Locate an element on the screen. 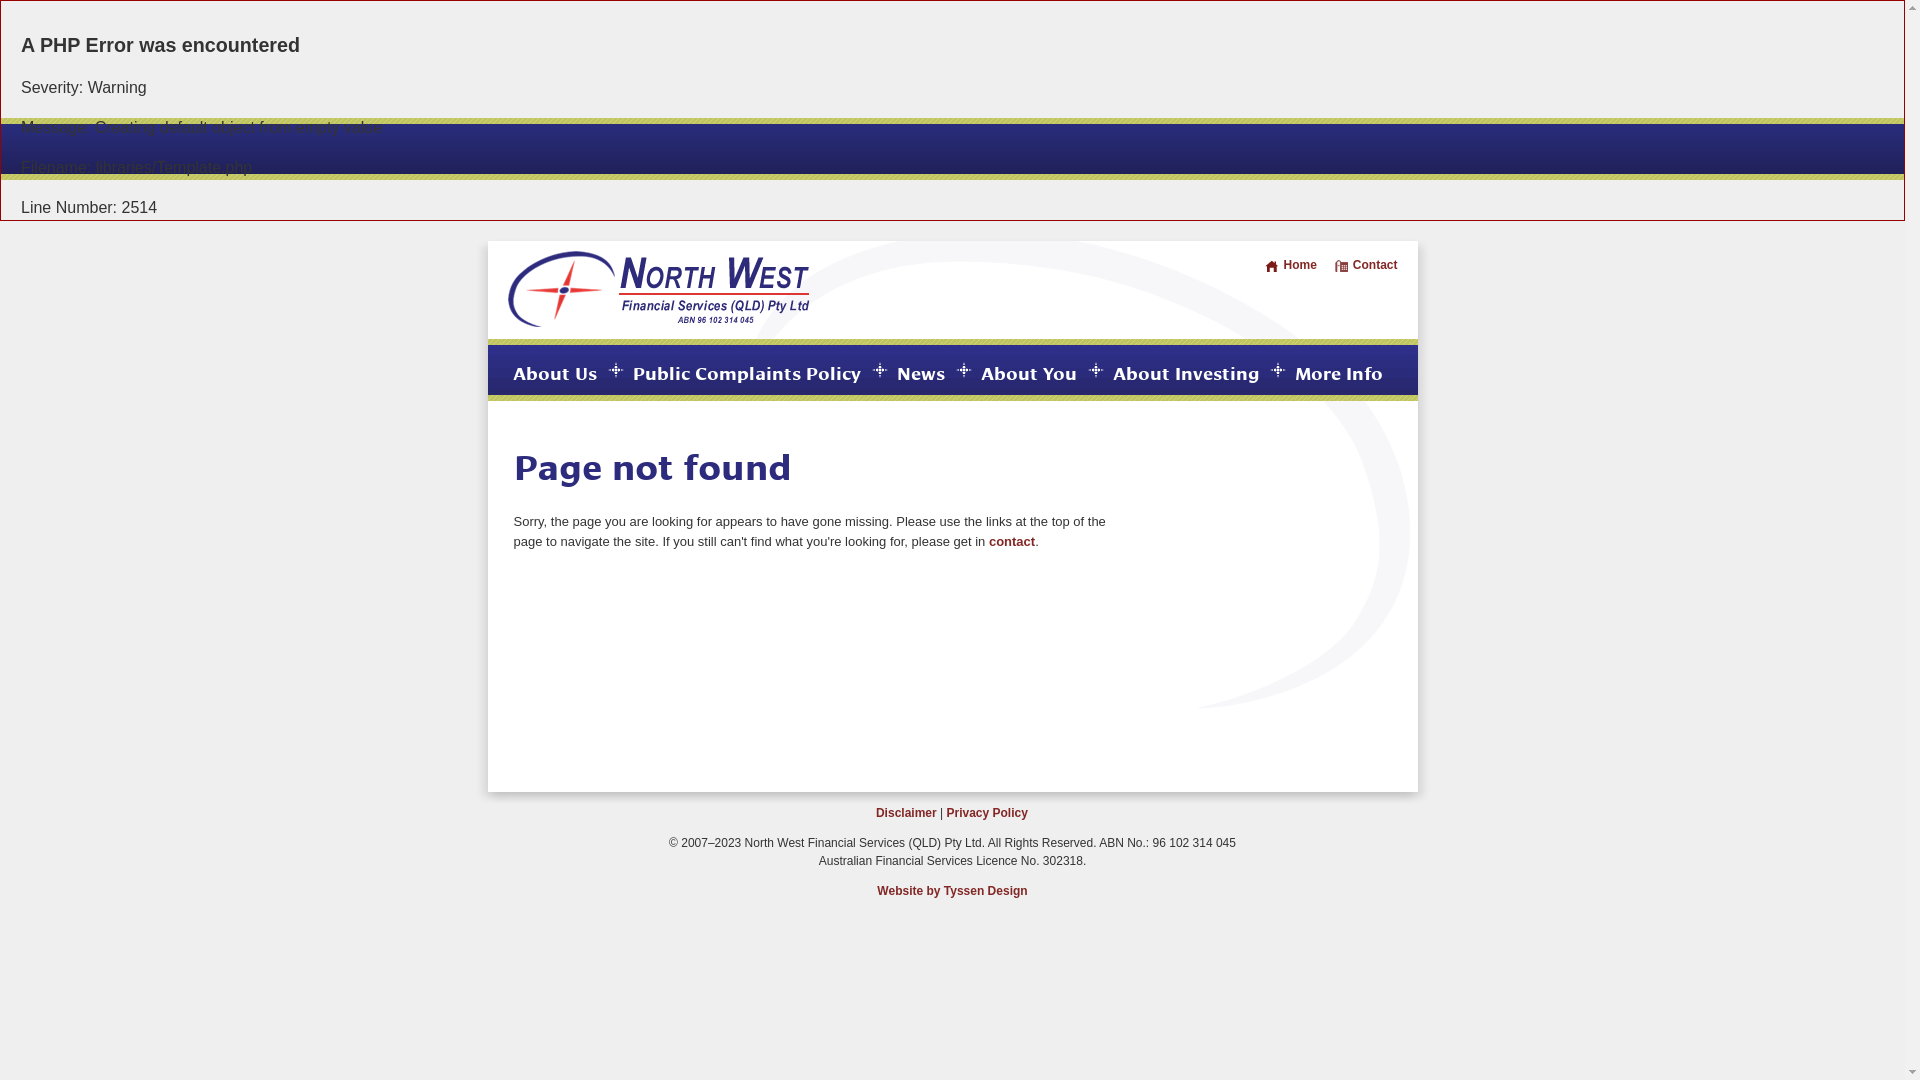 This screenshot has width=1920, height=1080. 'Home' is located at coordinates (1290, 264).